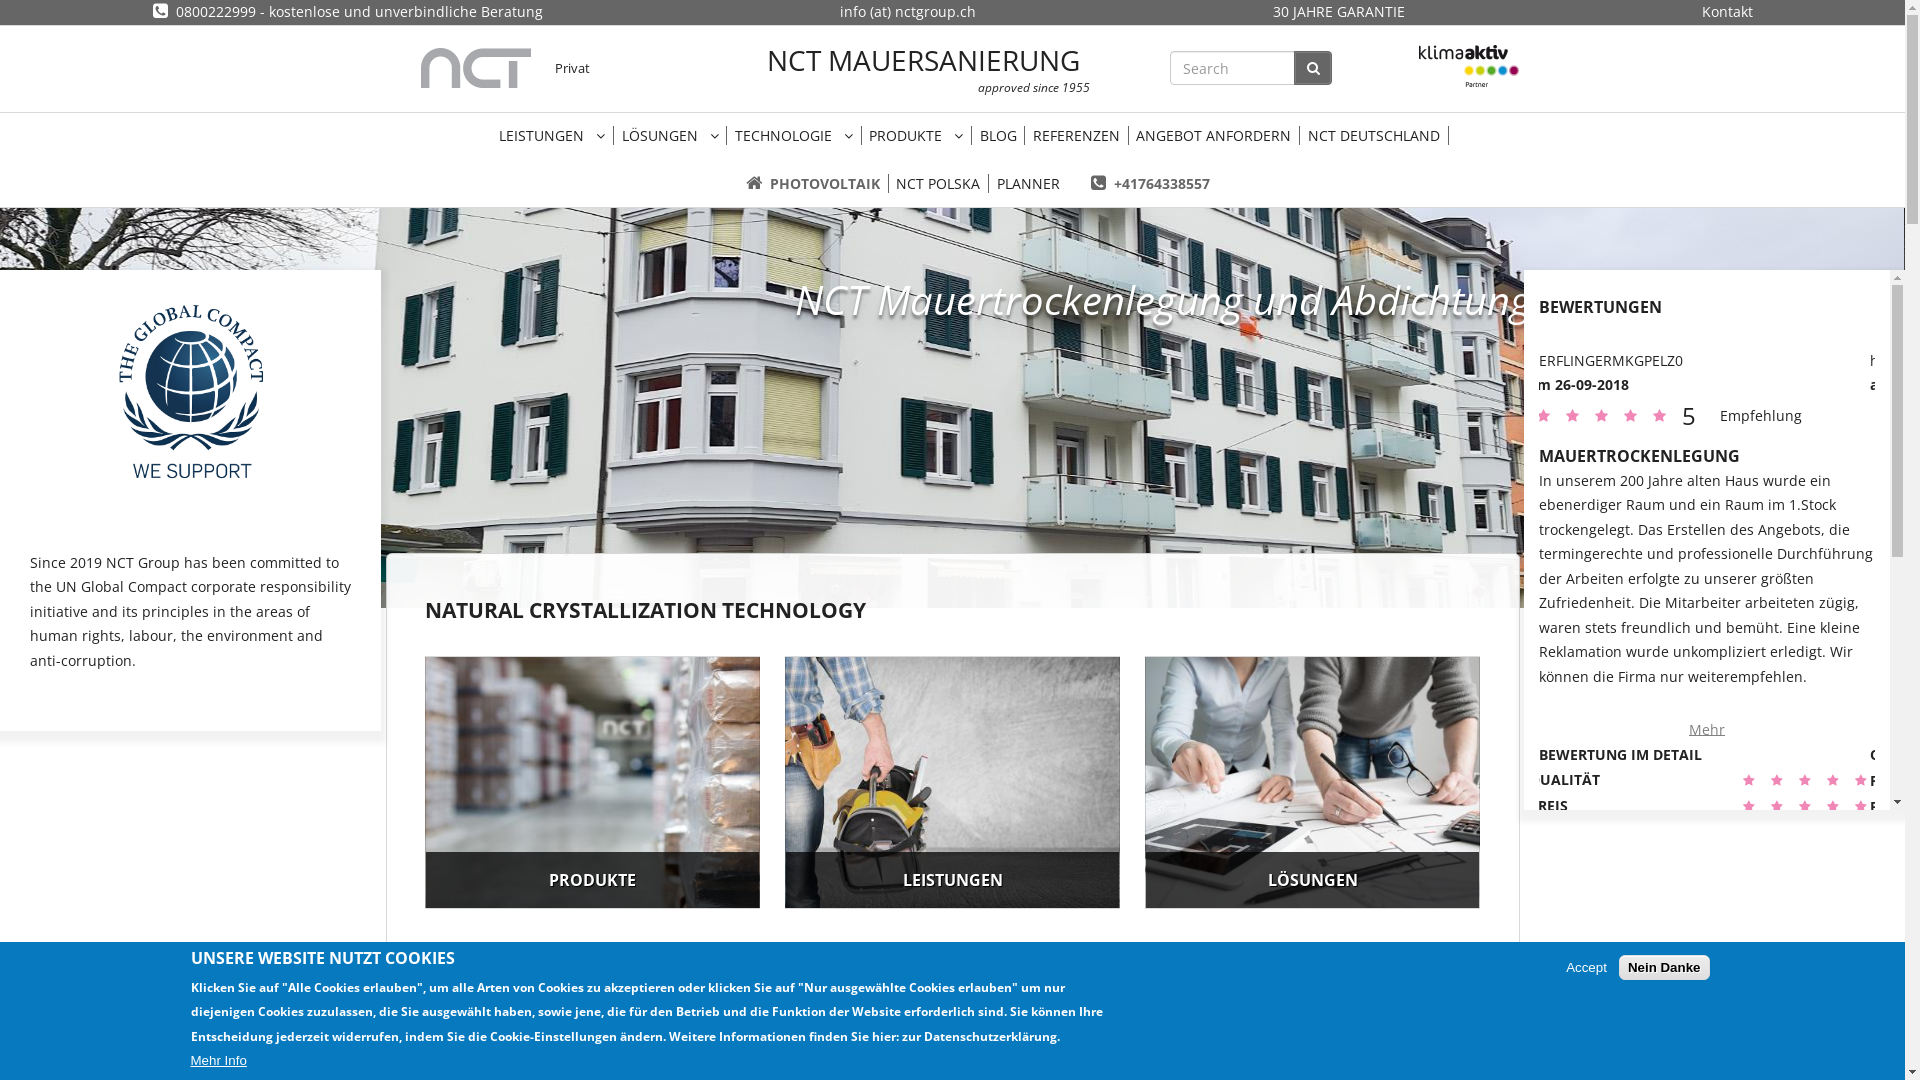  I want to click on 'REFERENZEN', so click(1025, 135).